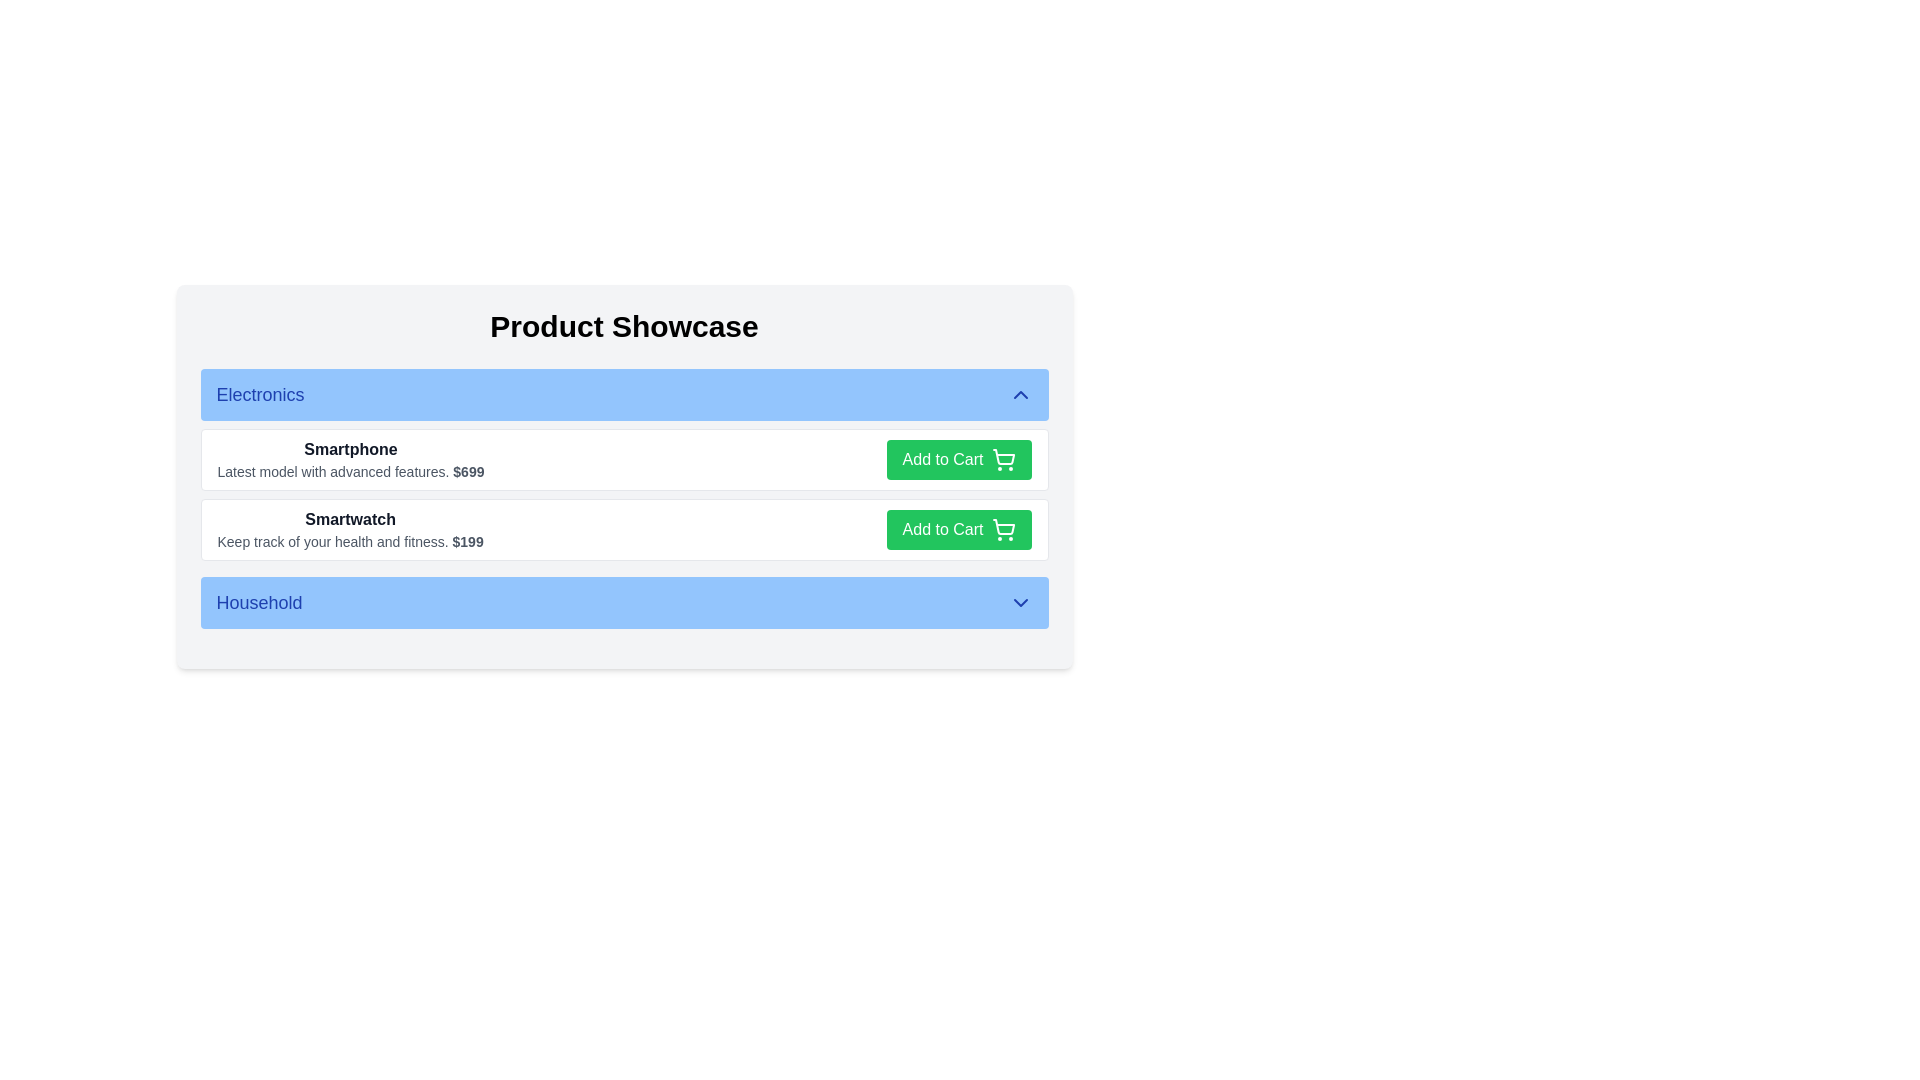 The image size is (1920, 1080). What do you see at coordinates (467, 542) in the screenshot?
I see `text value of the price label displaying '$199' for the 'Smartwatch' product, which is located at the end of the description in the 'Electronics' section of the 'Product Showcase'` at bounding box center [467, 542].